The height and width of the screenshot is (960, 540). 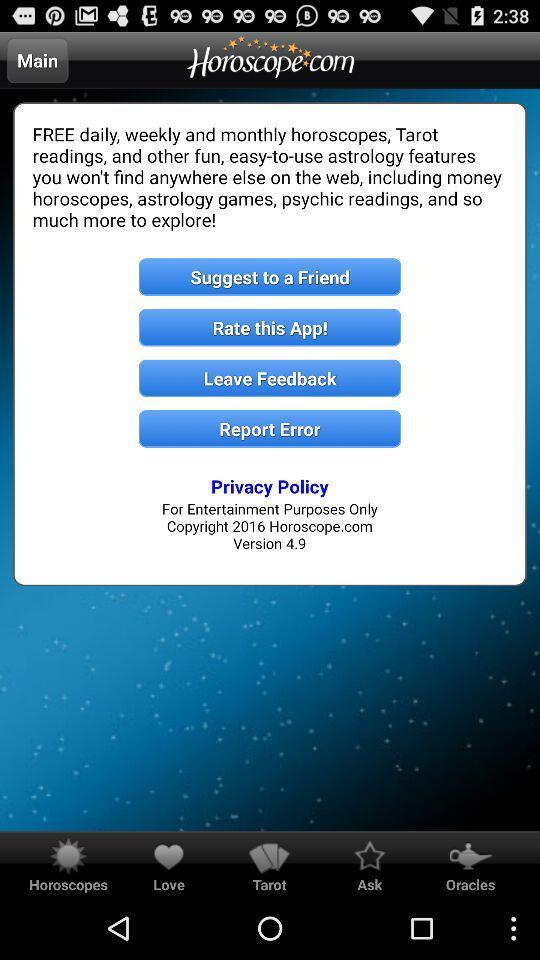 What do you see at coordinates (270, 429) in the screenshot?
I see `the icon below leave feedback` at bounding box center [270, 429].